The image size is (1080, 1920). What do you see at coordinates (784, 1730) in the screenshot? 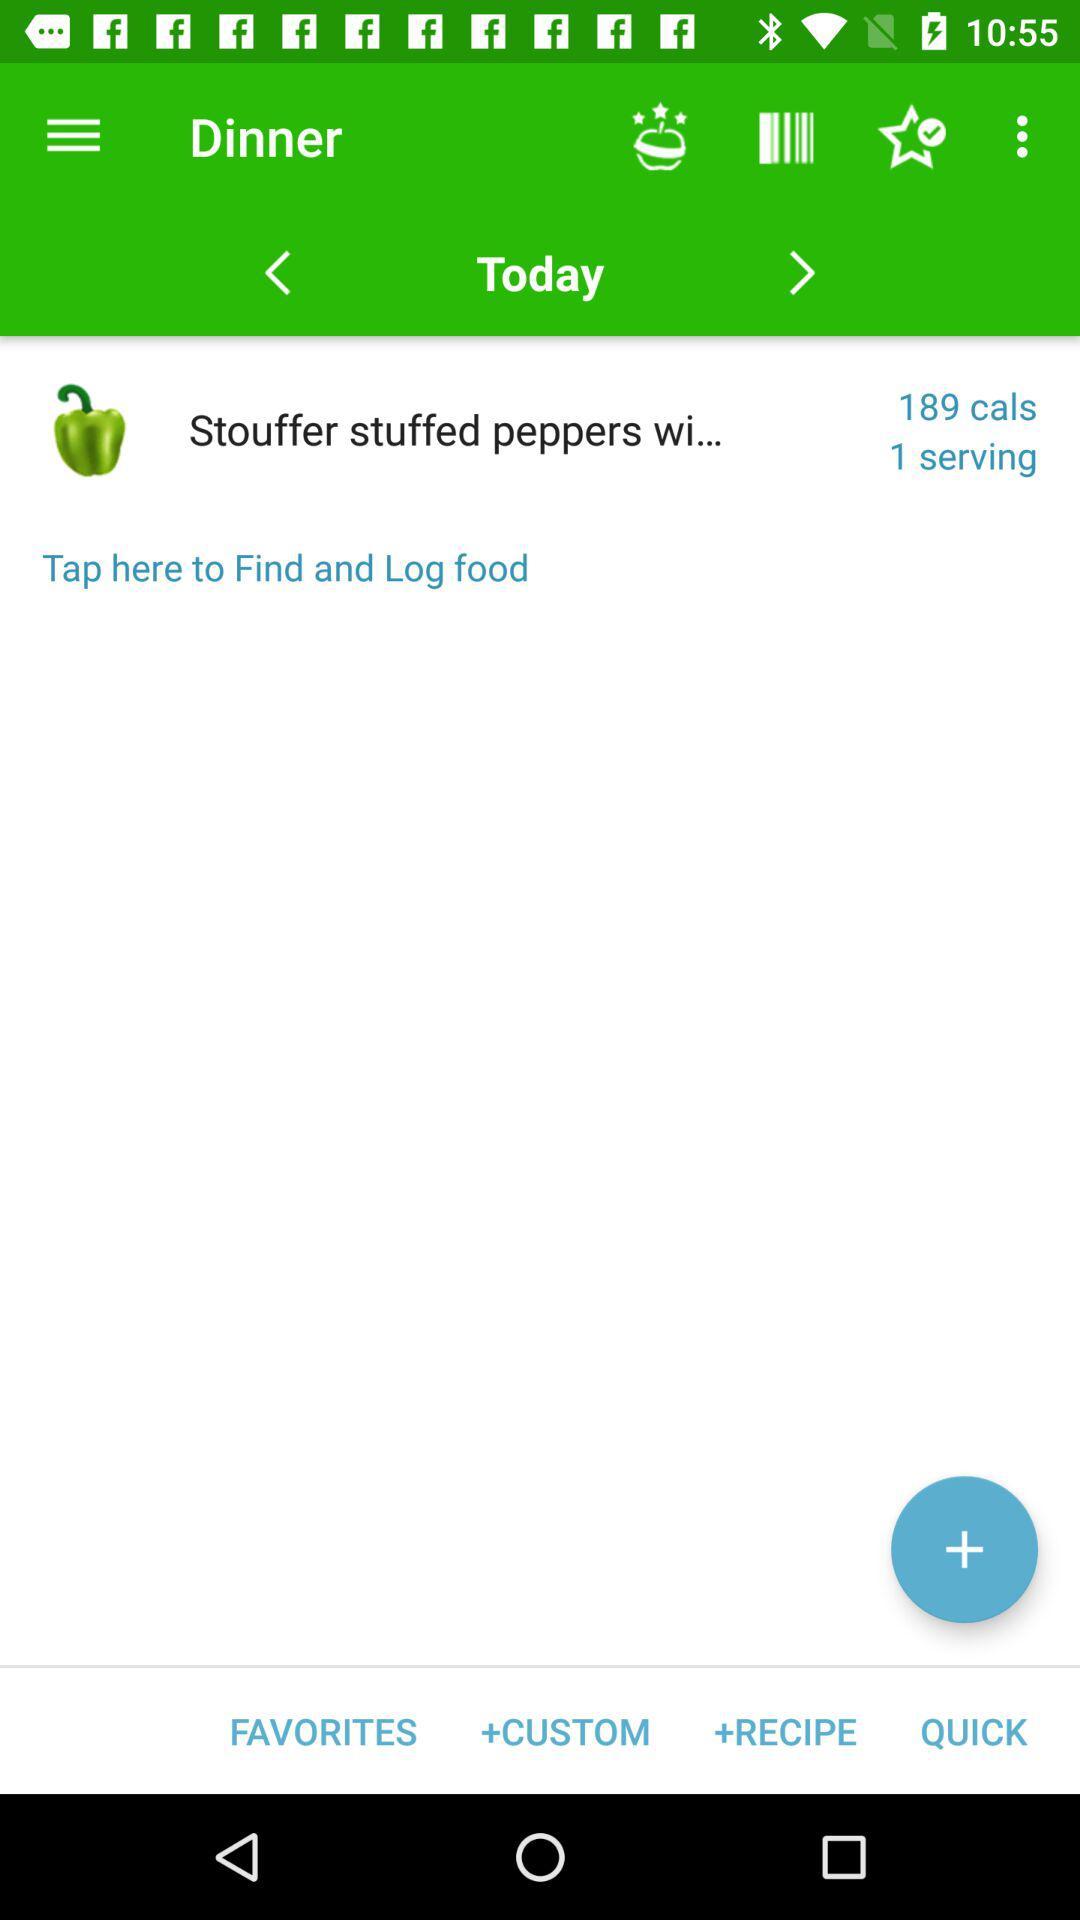
I see `the item next to the quick icon` at bounding box center [784, 1730].